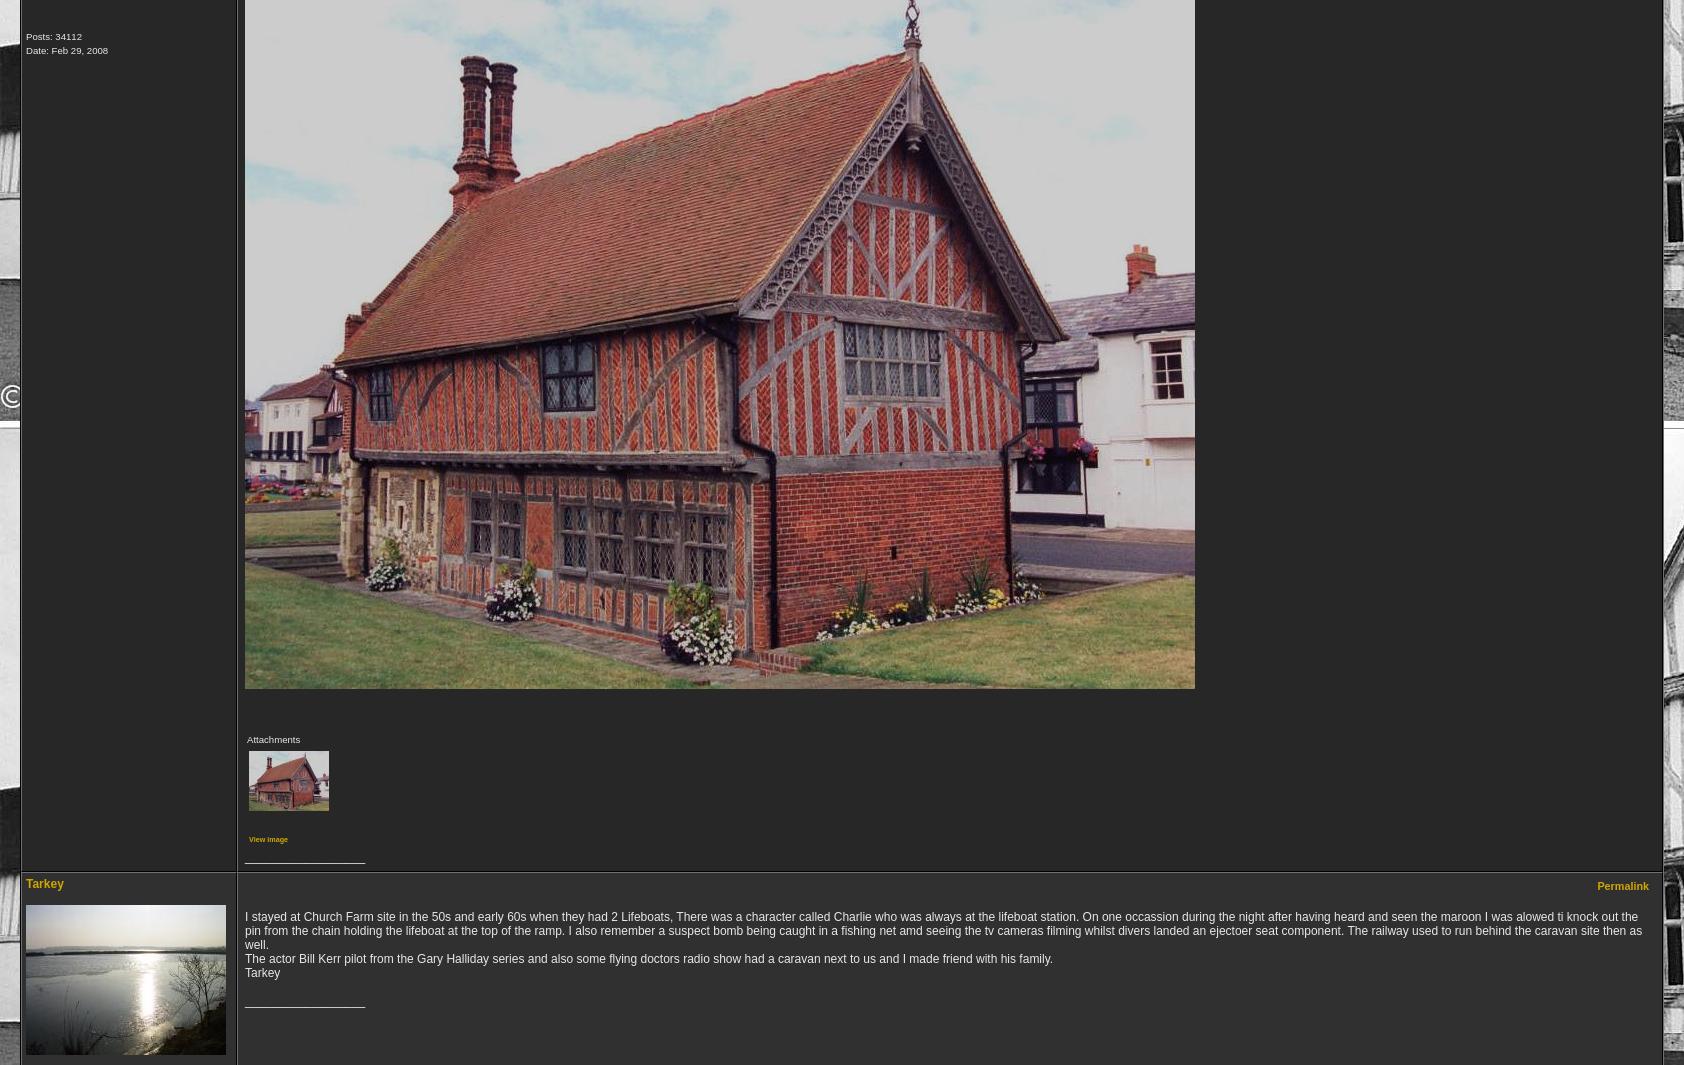  What do you see at coordinates (649, 959) in the screenshot?
I see `'The actor Bill Kerr pilot from the Gary Halliday series and also some flying doctors radio show had a caravan next to us and I made friend with his family.'` at bounding box center [649, 959].